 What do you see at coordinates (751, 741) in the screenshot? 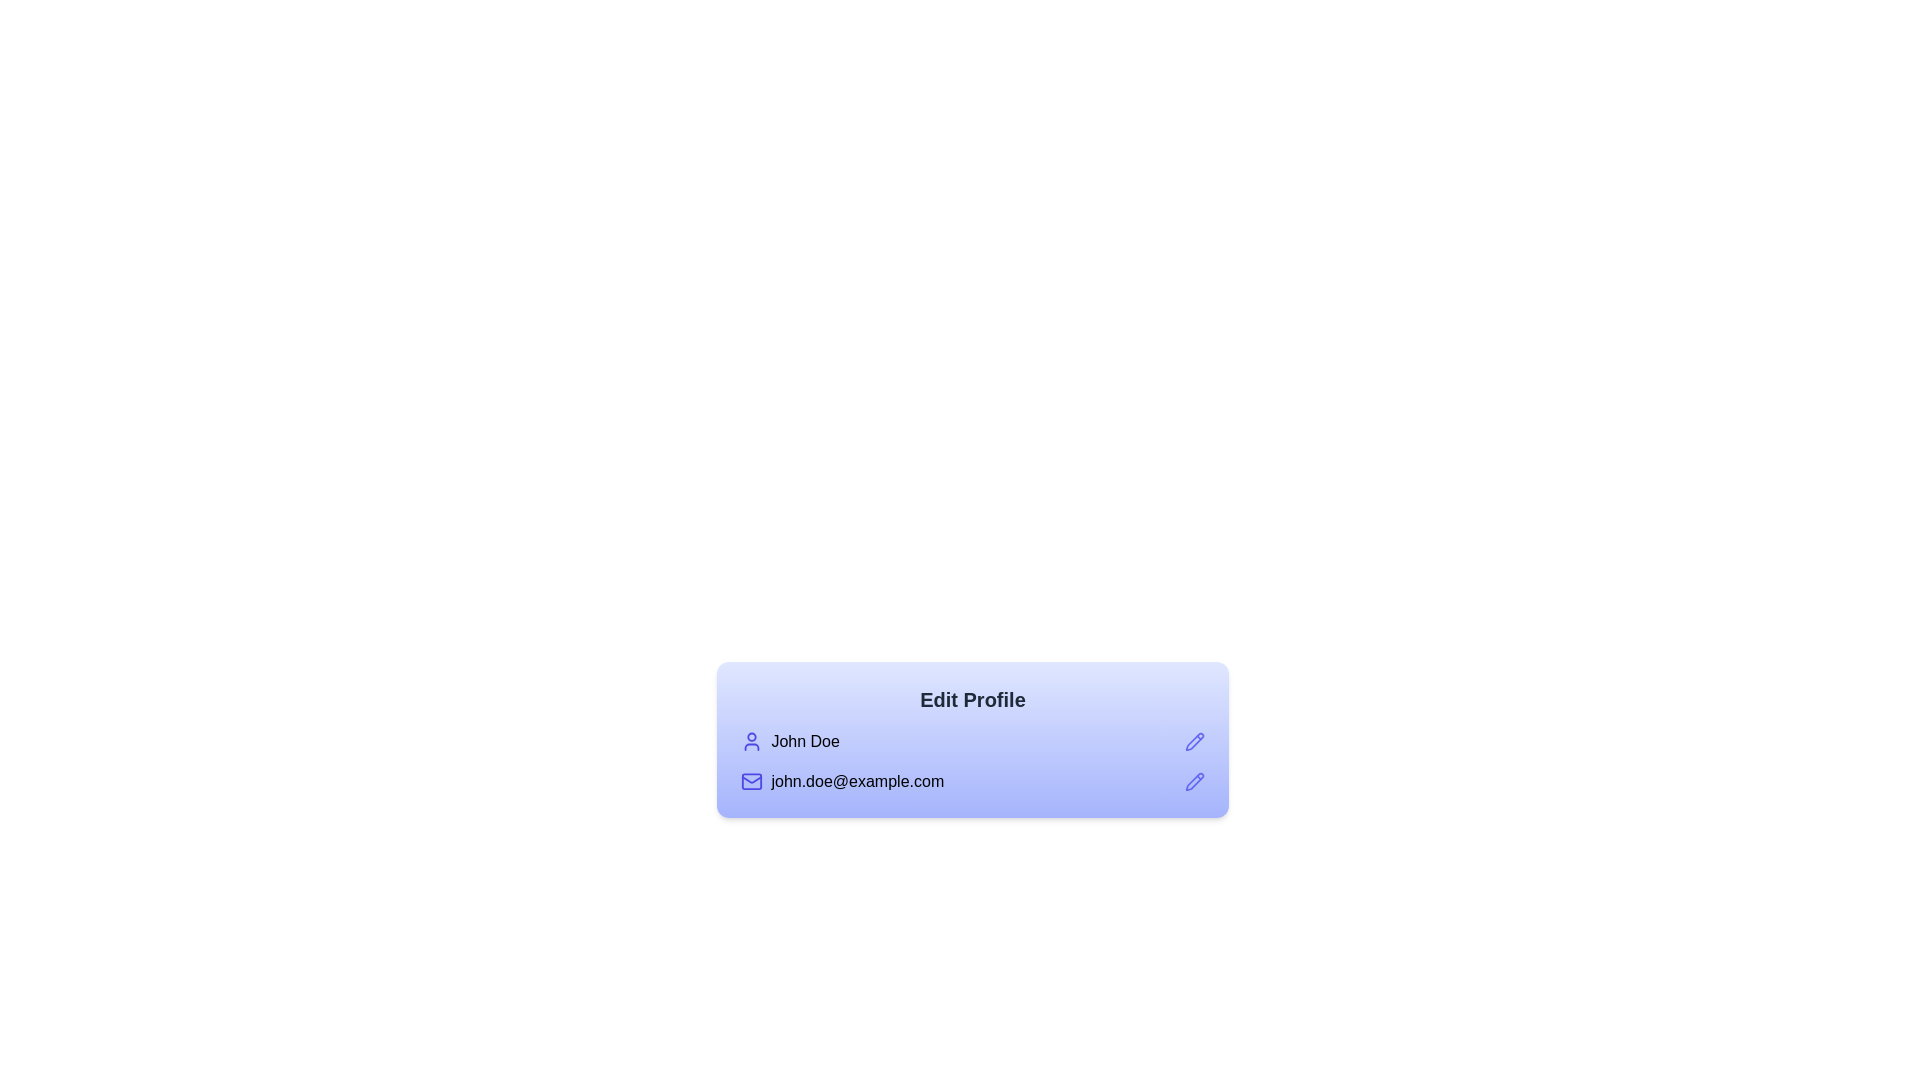
I see `the user profile icon, which is a circular head and shoulders shape outlined in indigo color, located to the left of the text 'John Doe'` at bounding box center [751, 741].